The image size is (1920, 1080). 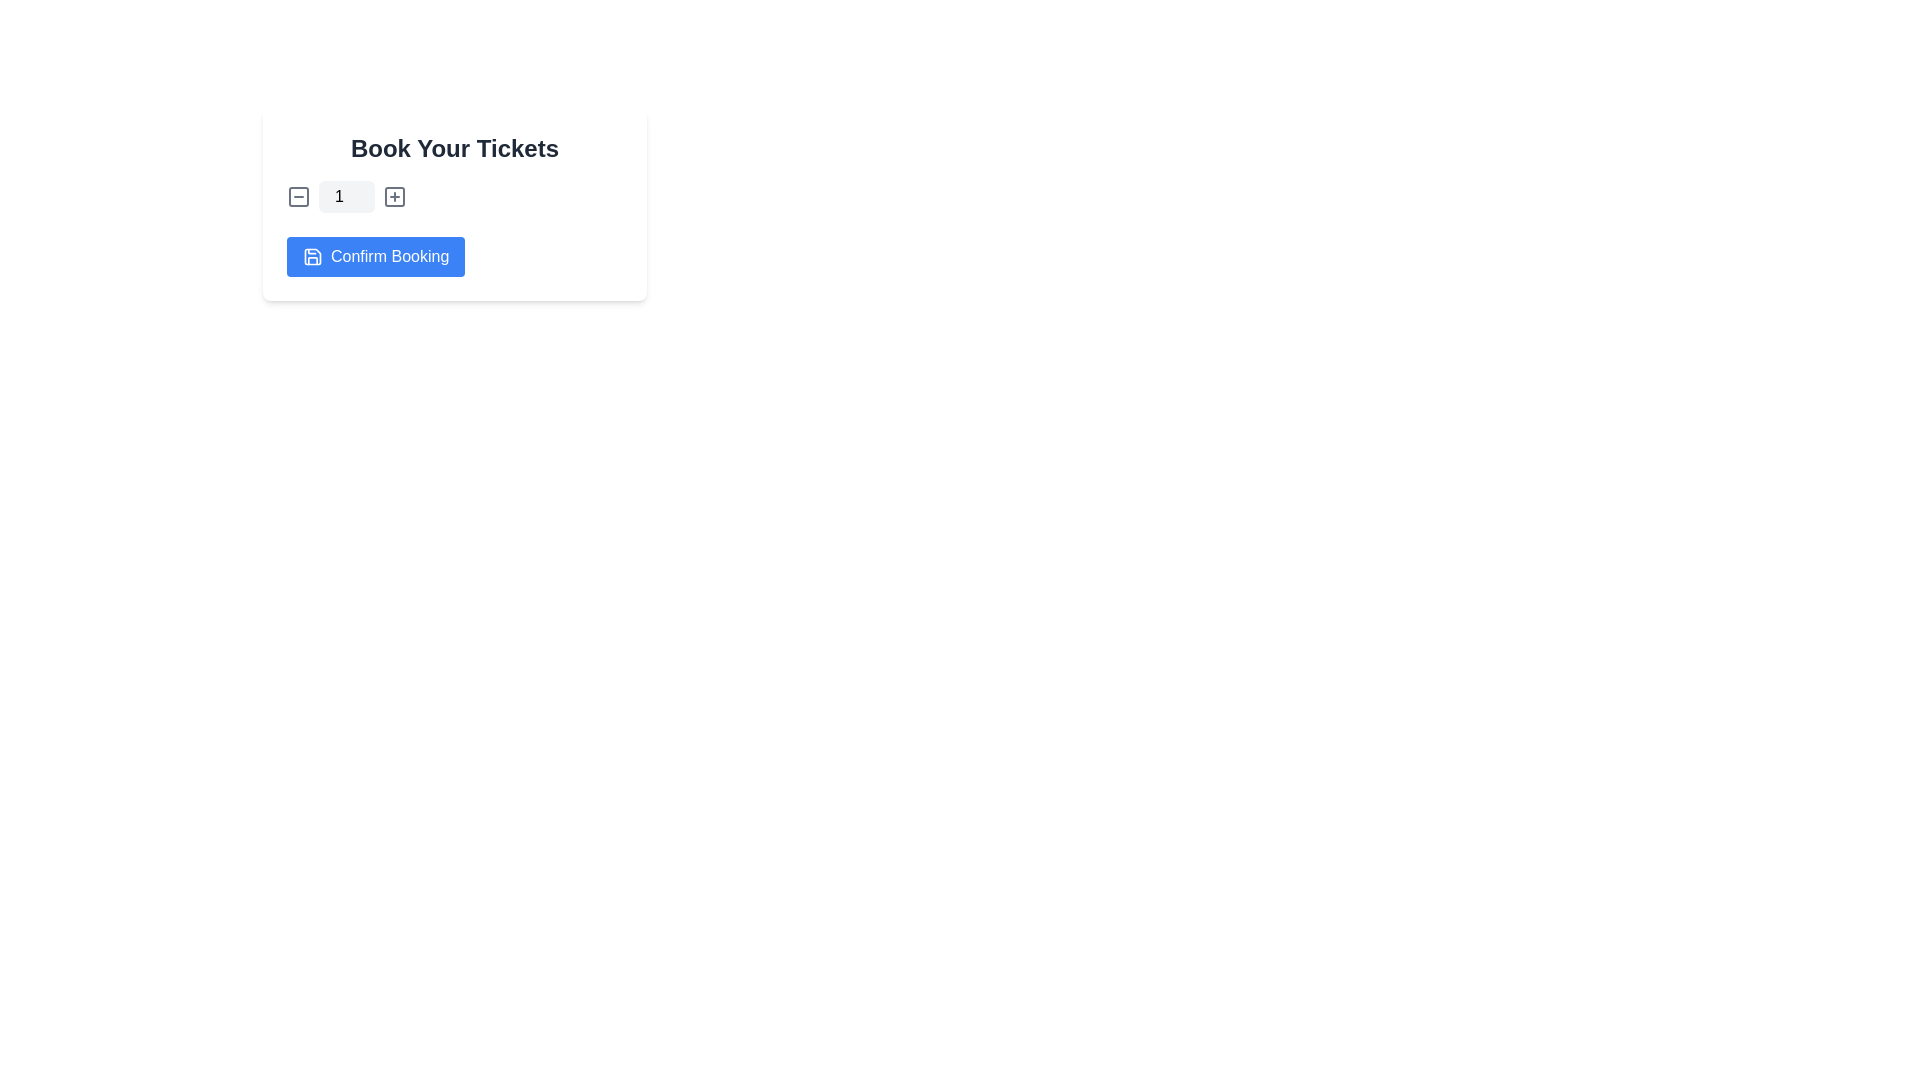 What do you see at coordinates (311, 256) in the screenshot?
I see `the 'Confirm Booking' button icon located centrally in the lower section of the 'Book Your Tickets' card for interactive feedback` at bounding box center [311, 256].